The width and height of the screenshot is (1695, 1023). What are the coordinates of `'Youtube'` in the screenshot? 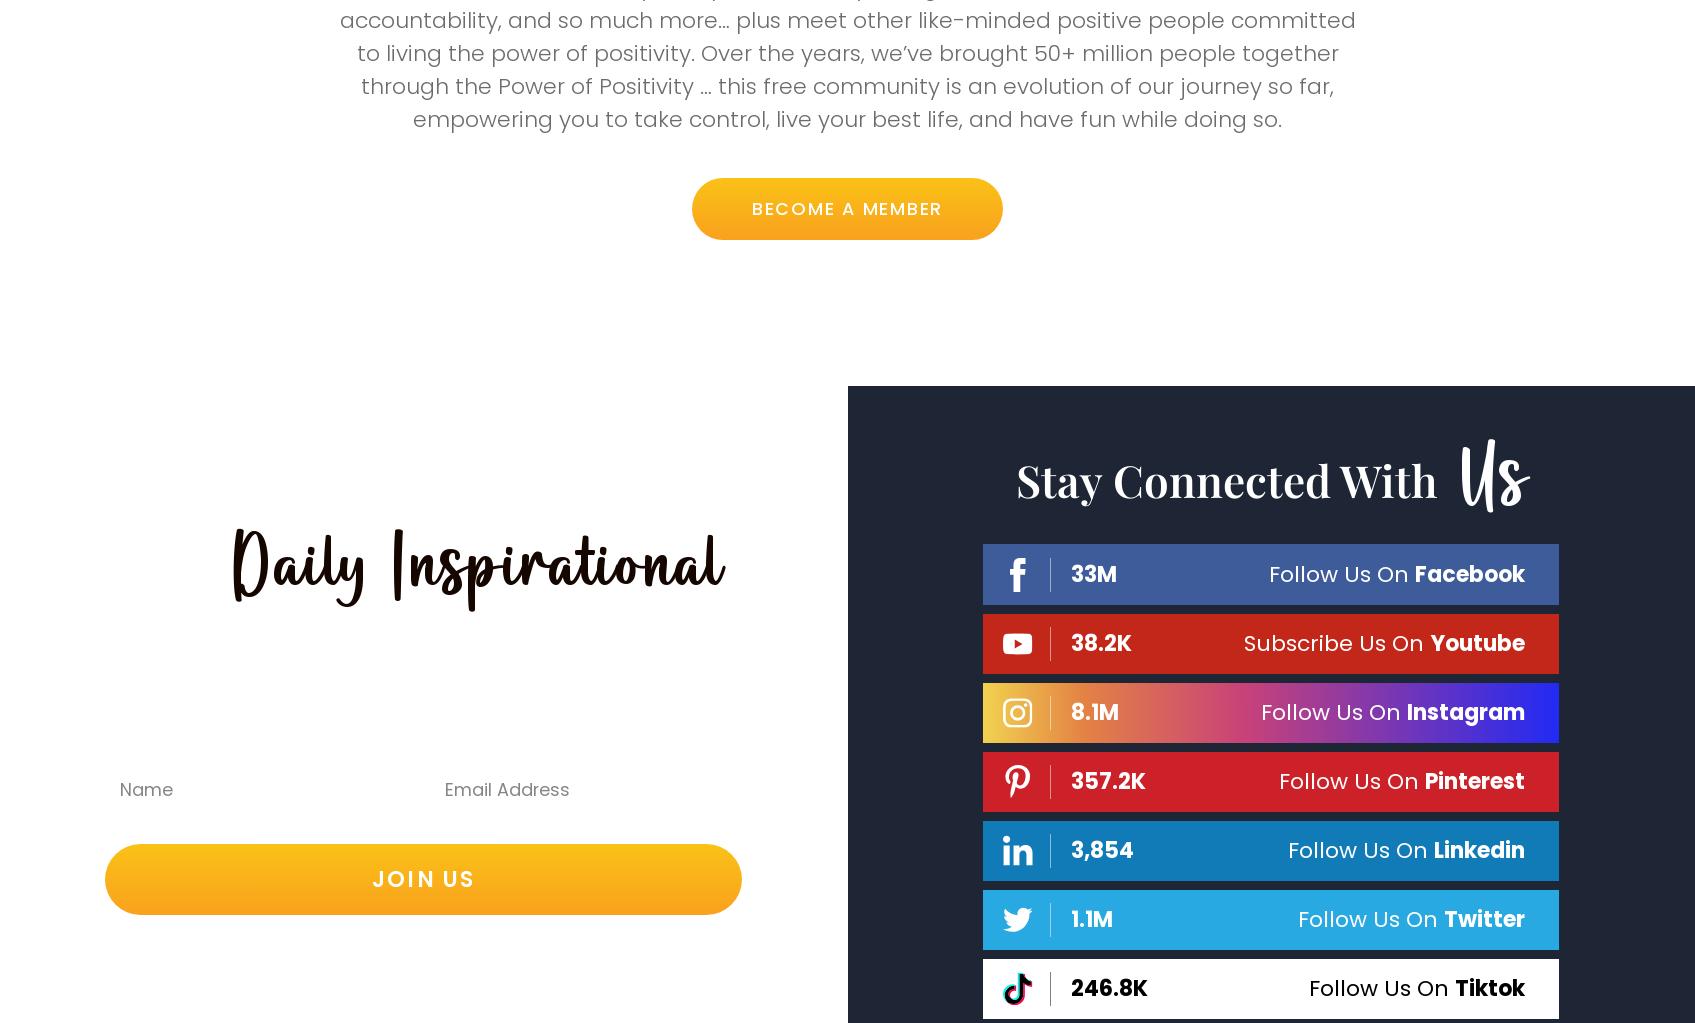 It's located at (1476, 683).